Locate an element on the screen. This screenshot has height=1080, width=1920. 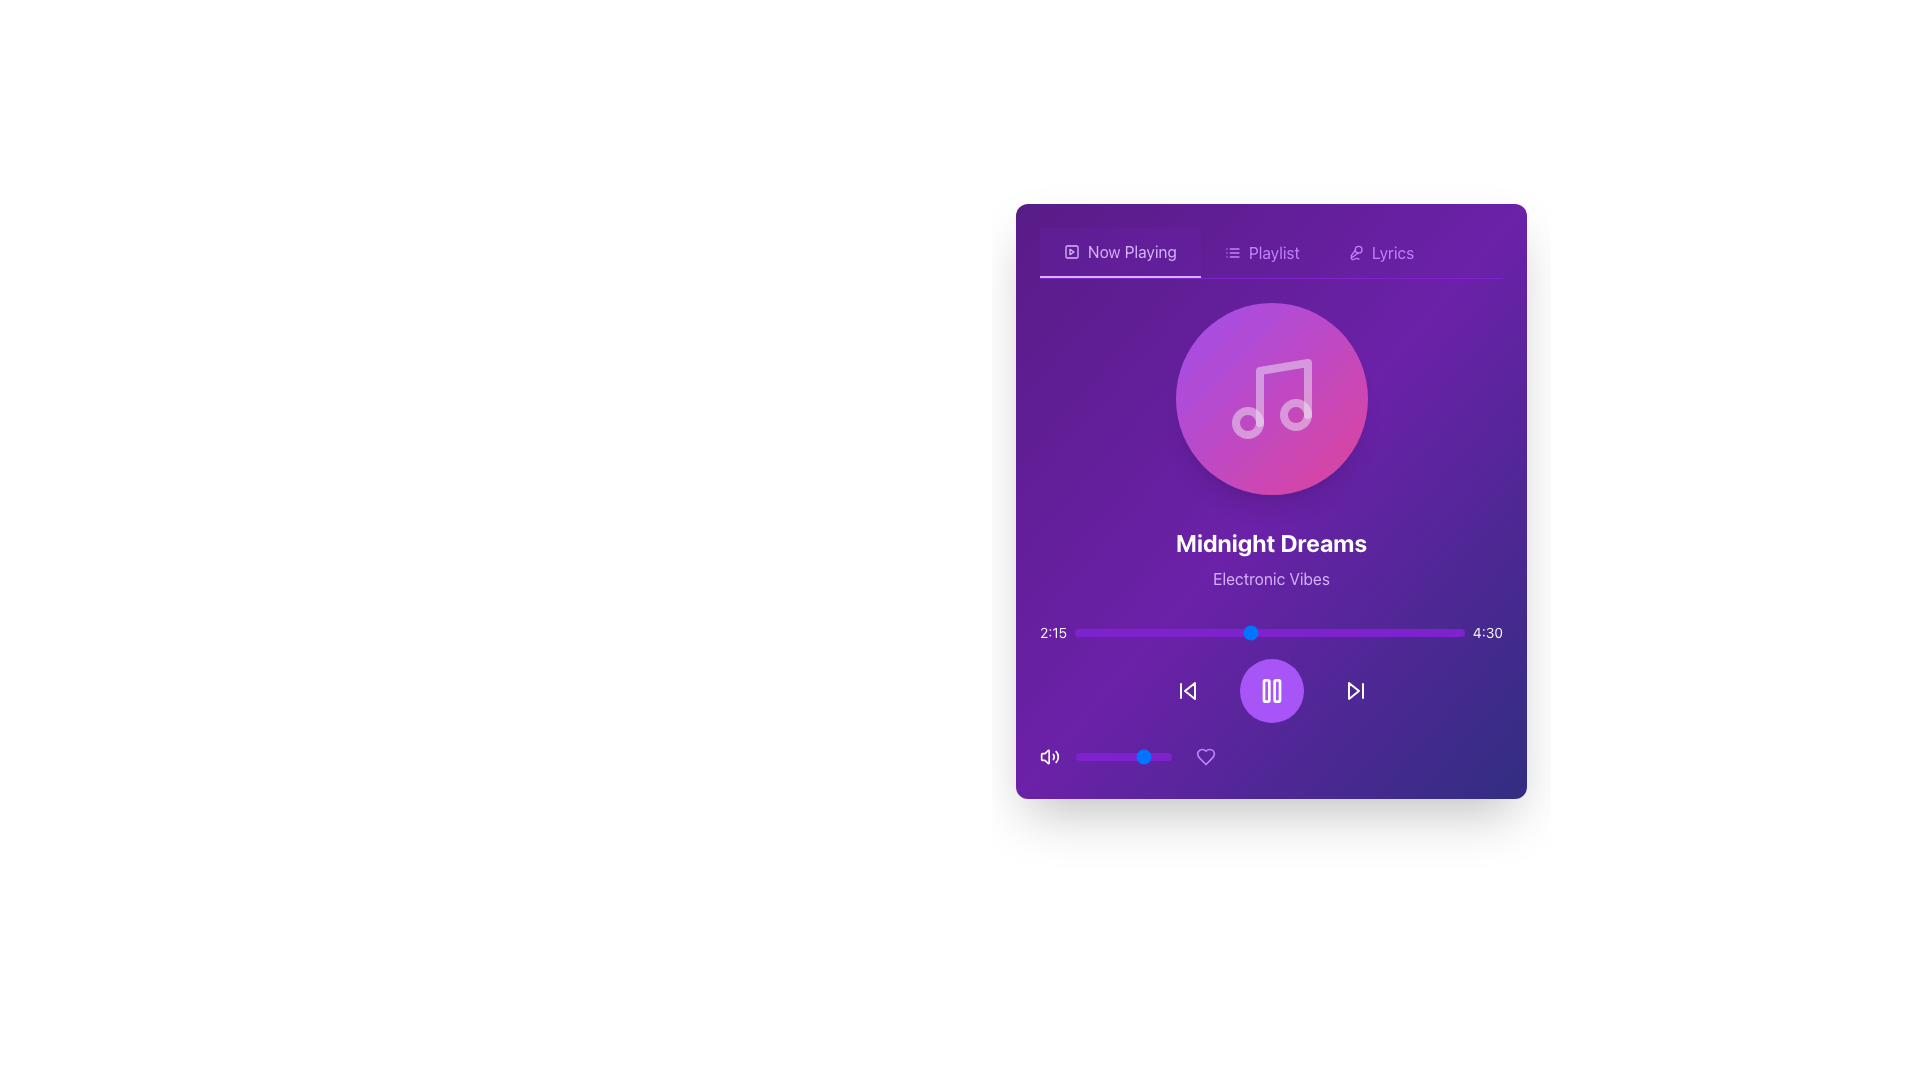
the static text display that shows the current playback time in the media player, positioned on the left side of the horizontal progress bar is located at coordinates (1052, 632).